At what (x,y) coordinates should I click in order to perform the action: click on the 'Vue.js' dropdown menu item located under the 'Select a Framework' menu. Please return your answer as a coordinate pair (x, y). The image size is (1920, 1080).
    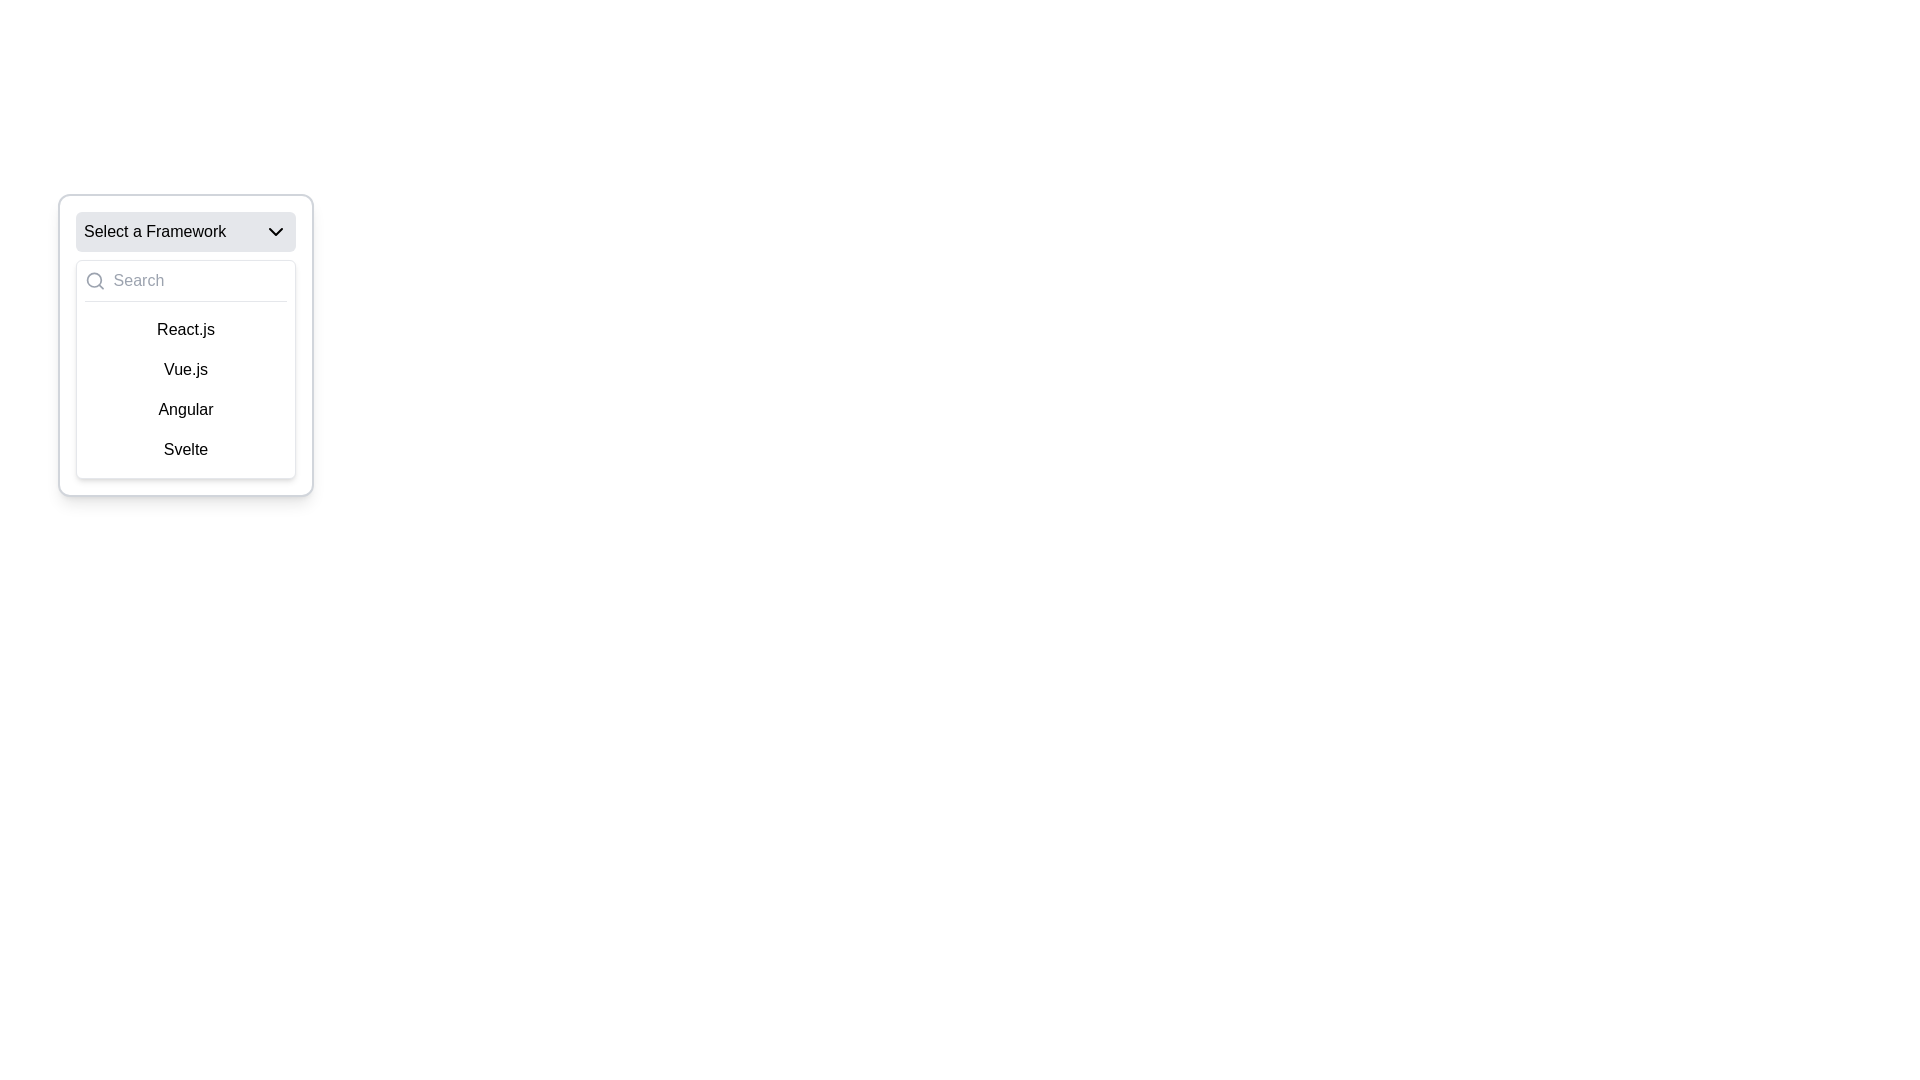
    Looking at the image, I should click on (186, 369).